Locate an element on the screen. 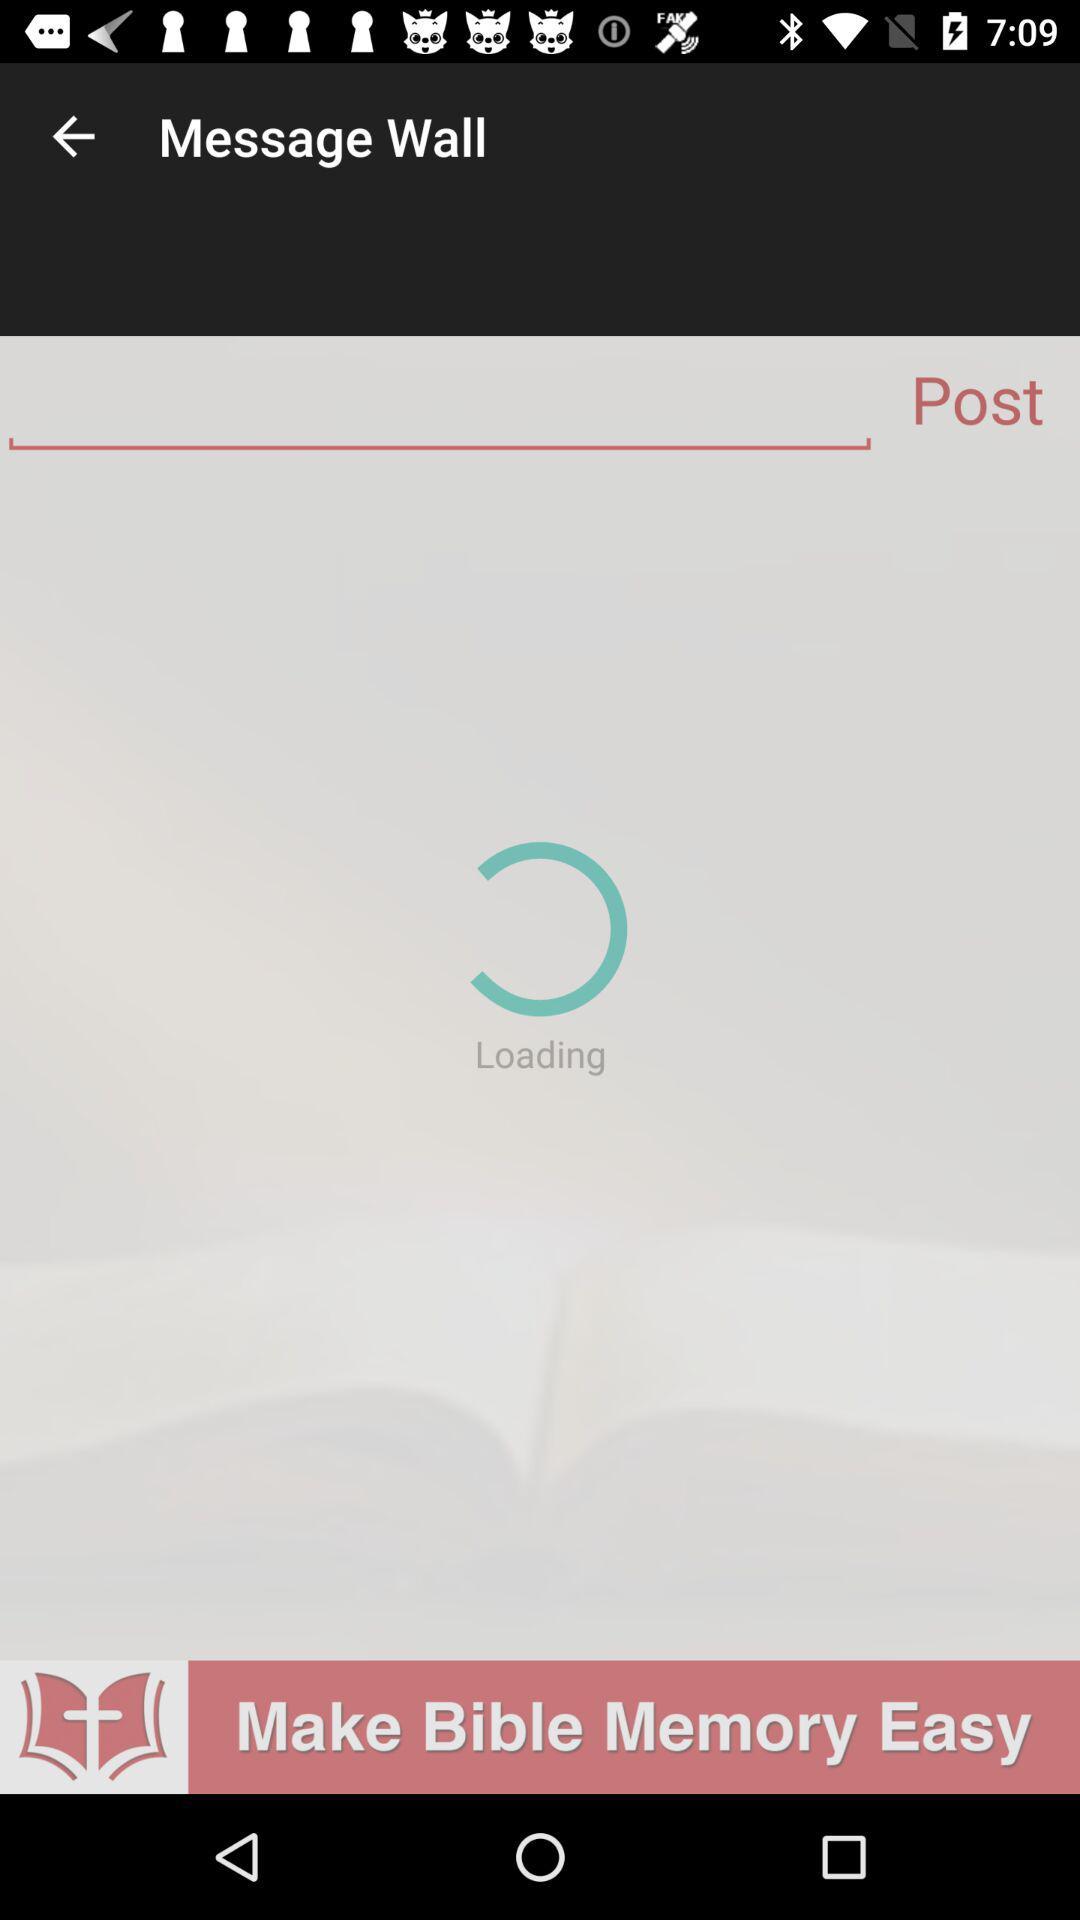 Image resolution: width=1080 pixels, height=1920 pixels. message is located at coordinates (438, 406).